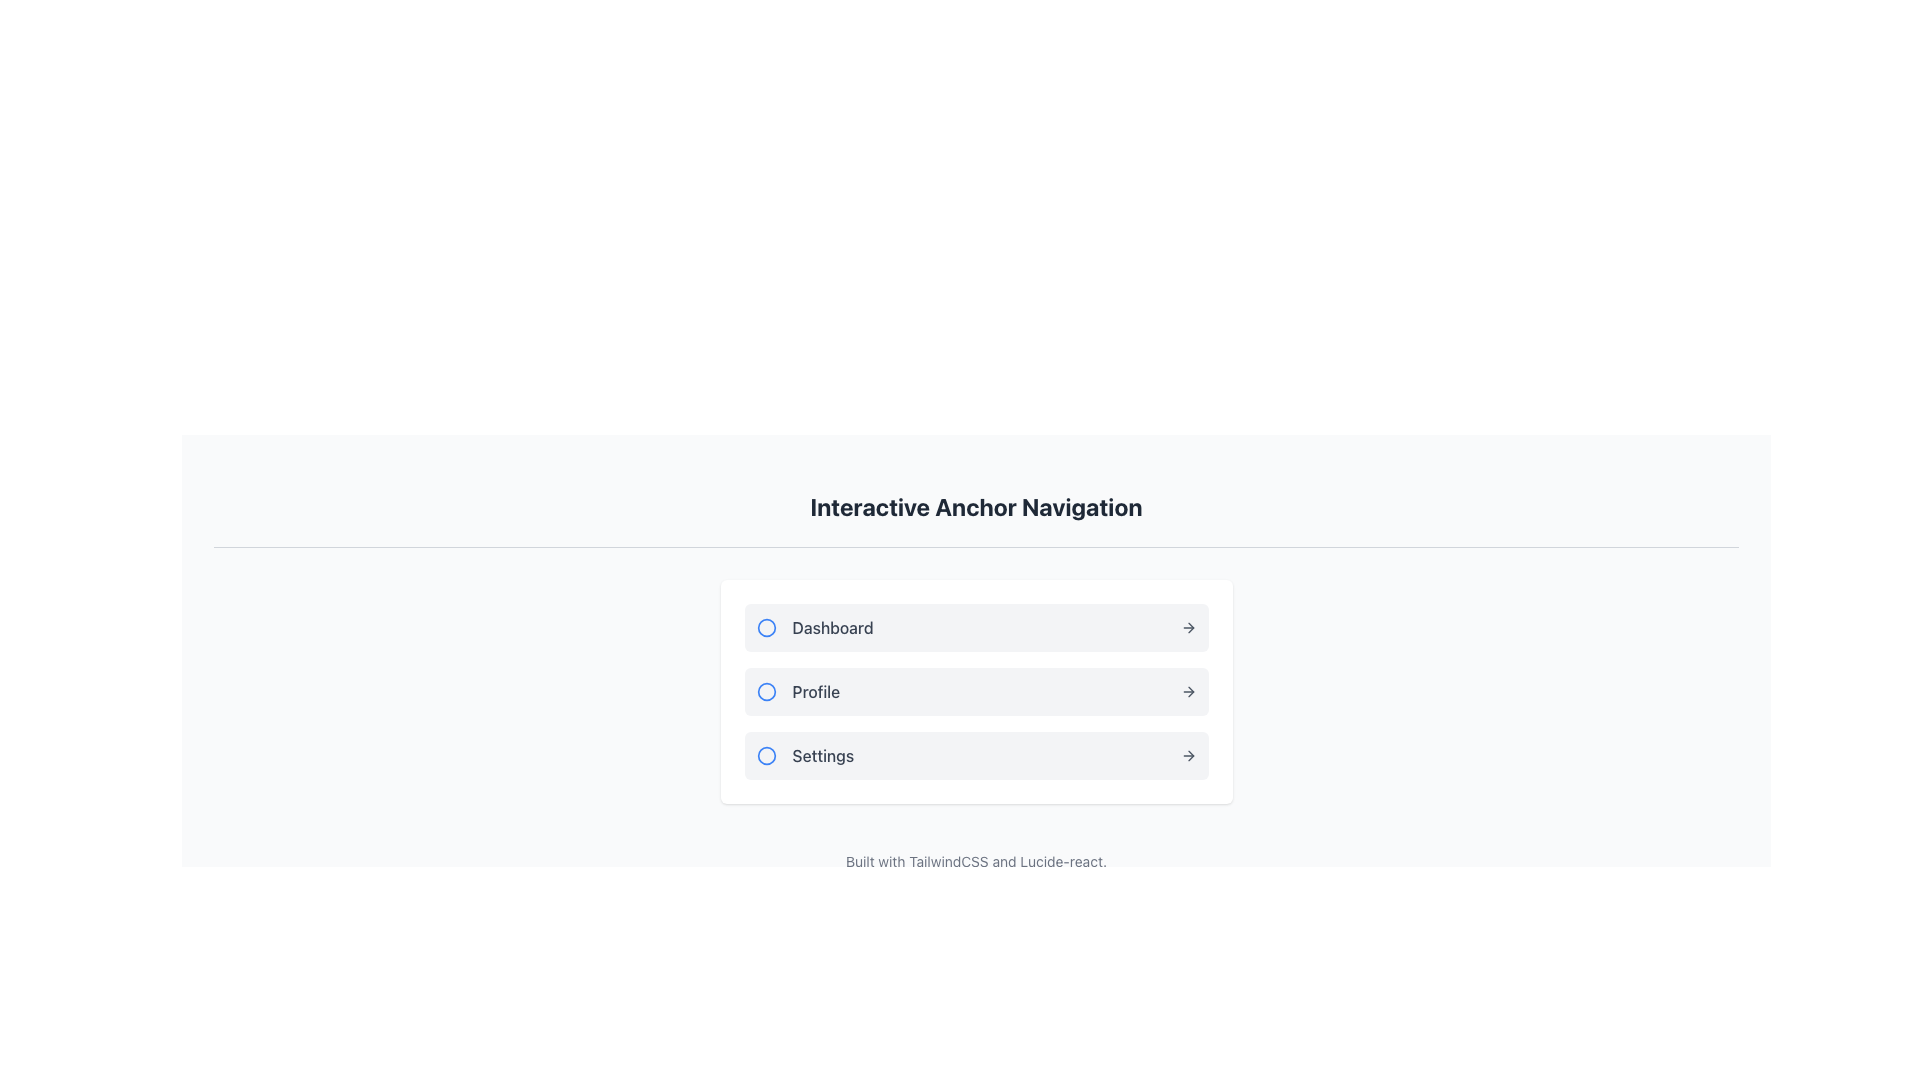 The image size is (1920, 1080). I want to click on the settings navigation button, which is the third item in a vertical list of buttons, so click(976, 756).